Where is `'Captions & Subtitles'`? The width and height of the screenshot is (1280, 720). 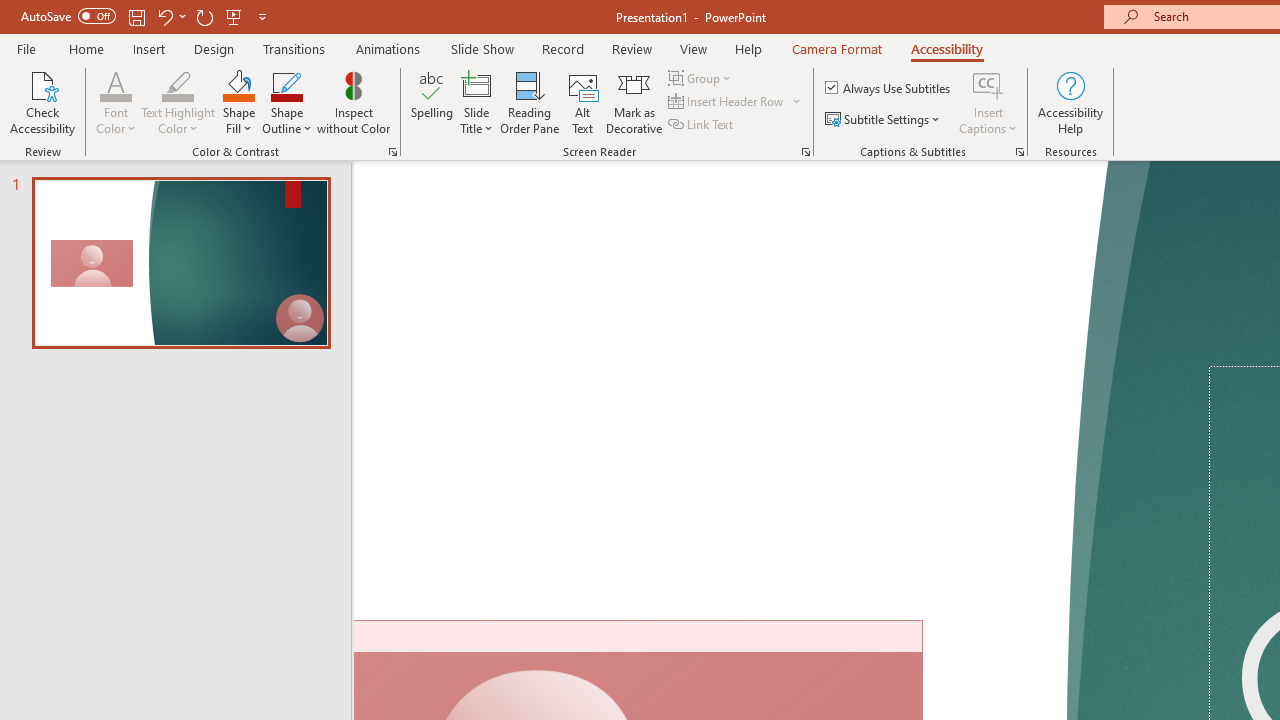
'Captions & Subtitles' is located at coordinates (1020, 150).